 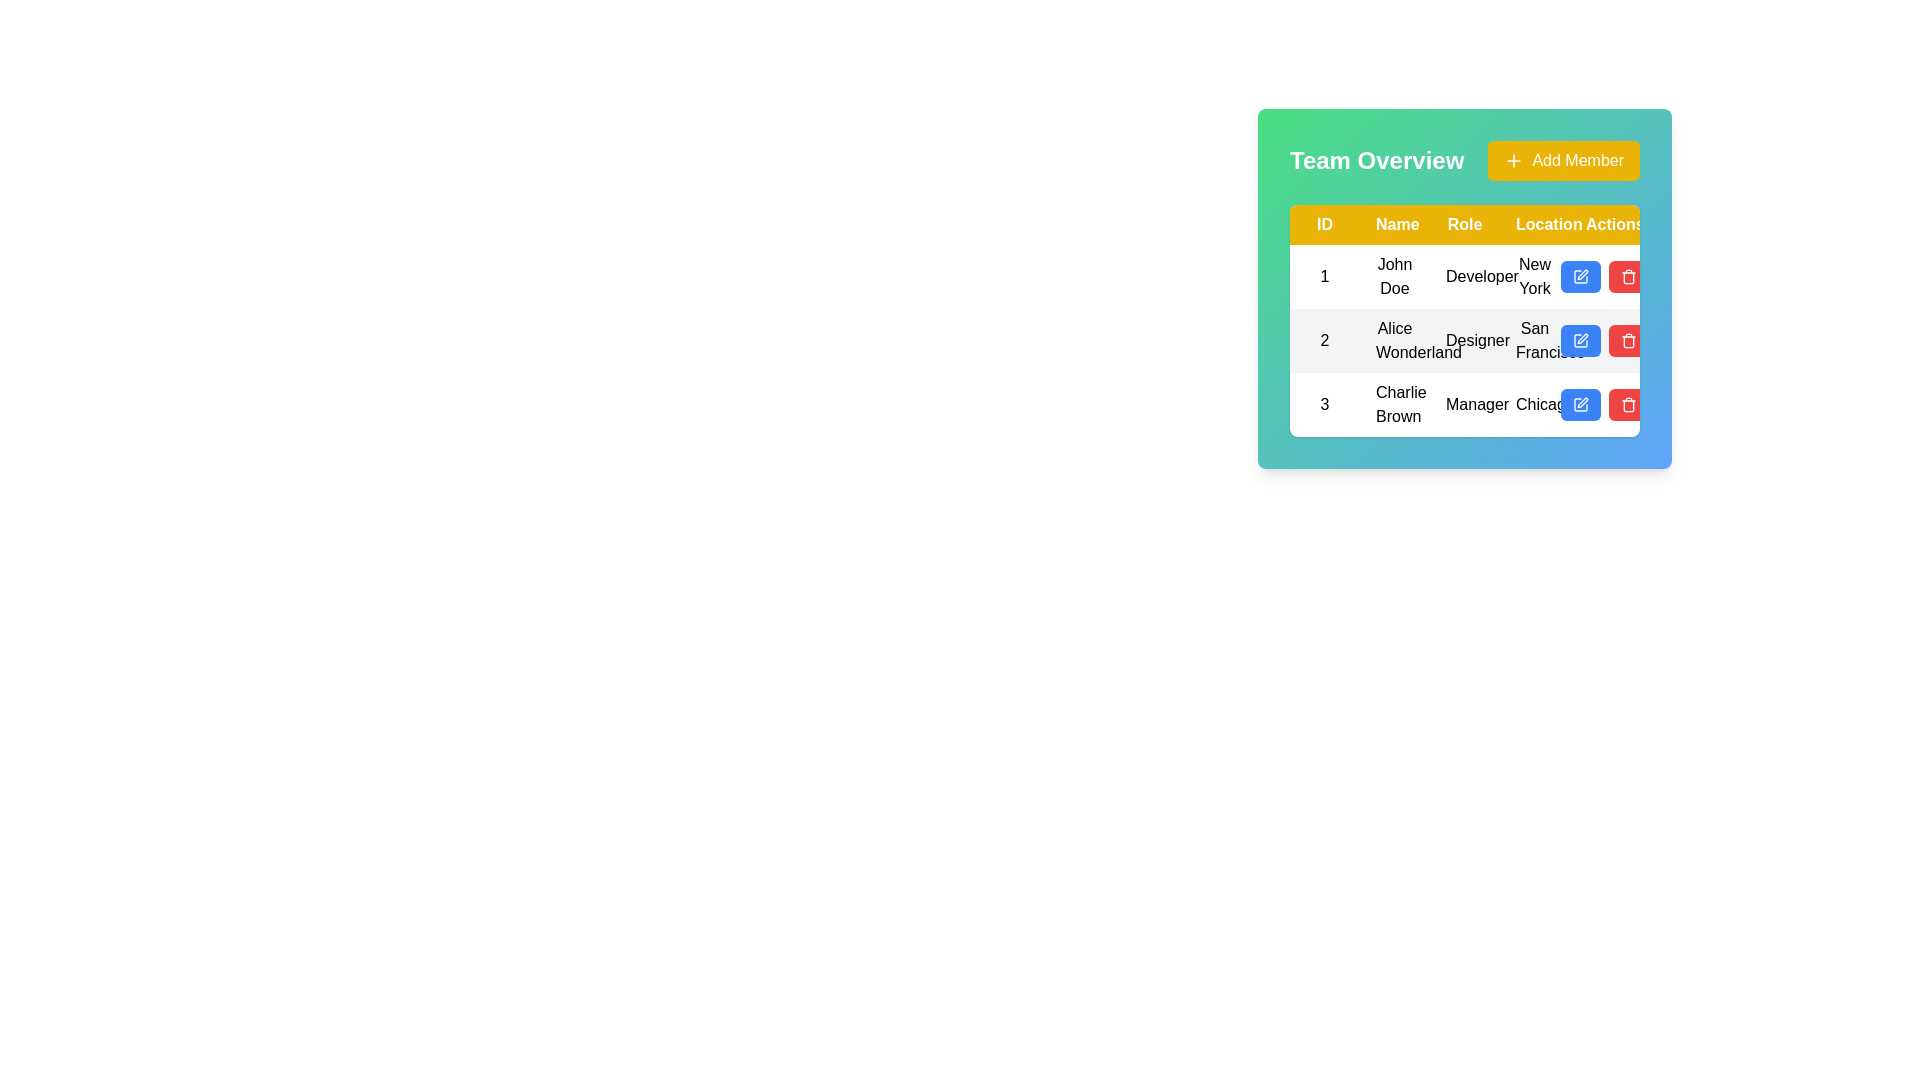 What do you see at coordinates (1324, 224) in the screenshot?
I see `the table header cell containing the text 'ID', which has a yellow background and is located at the top-left corner of the table grid` at bounding box center [1324, 224].